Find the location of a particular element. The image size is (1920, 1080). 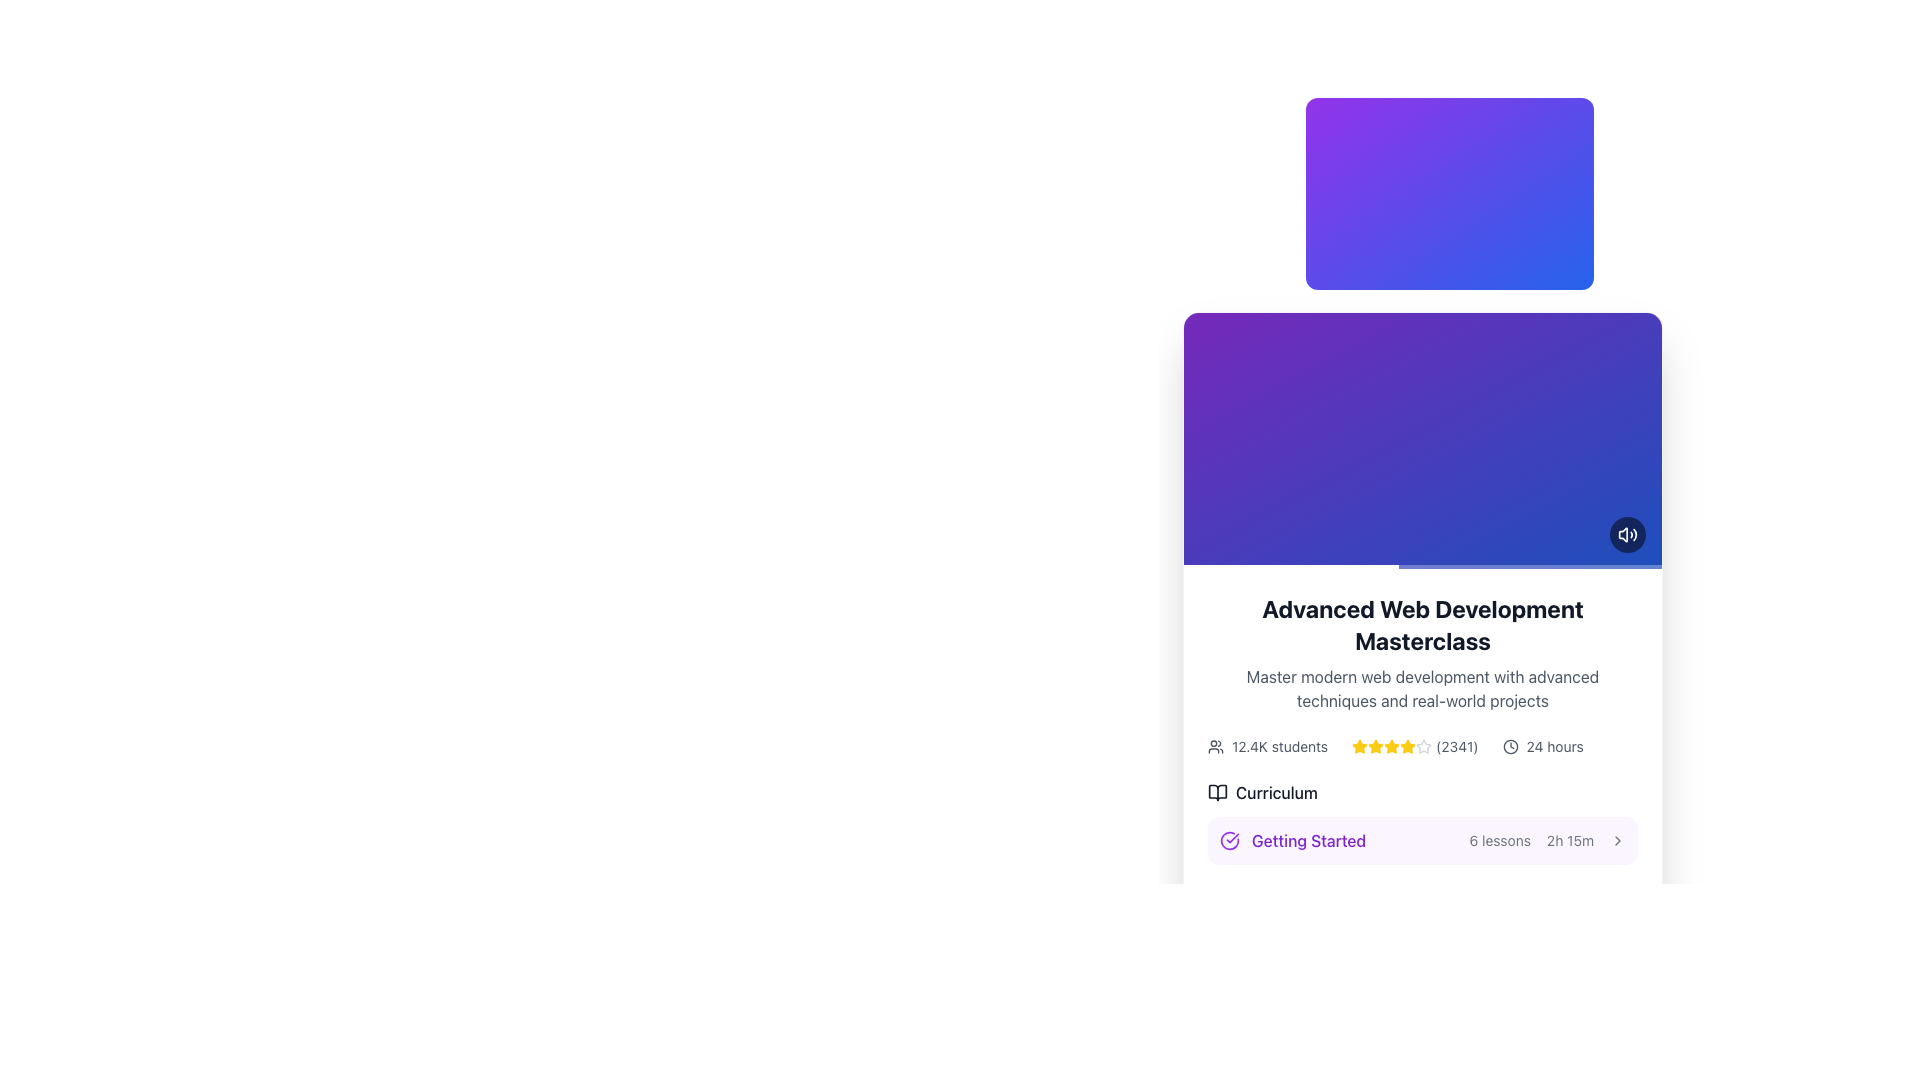

the right-facing chevron arrow icon next to the text '2h 15m' is located at coordinates (1617, 840).